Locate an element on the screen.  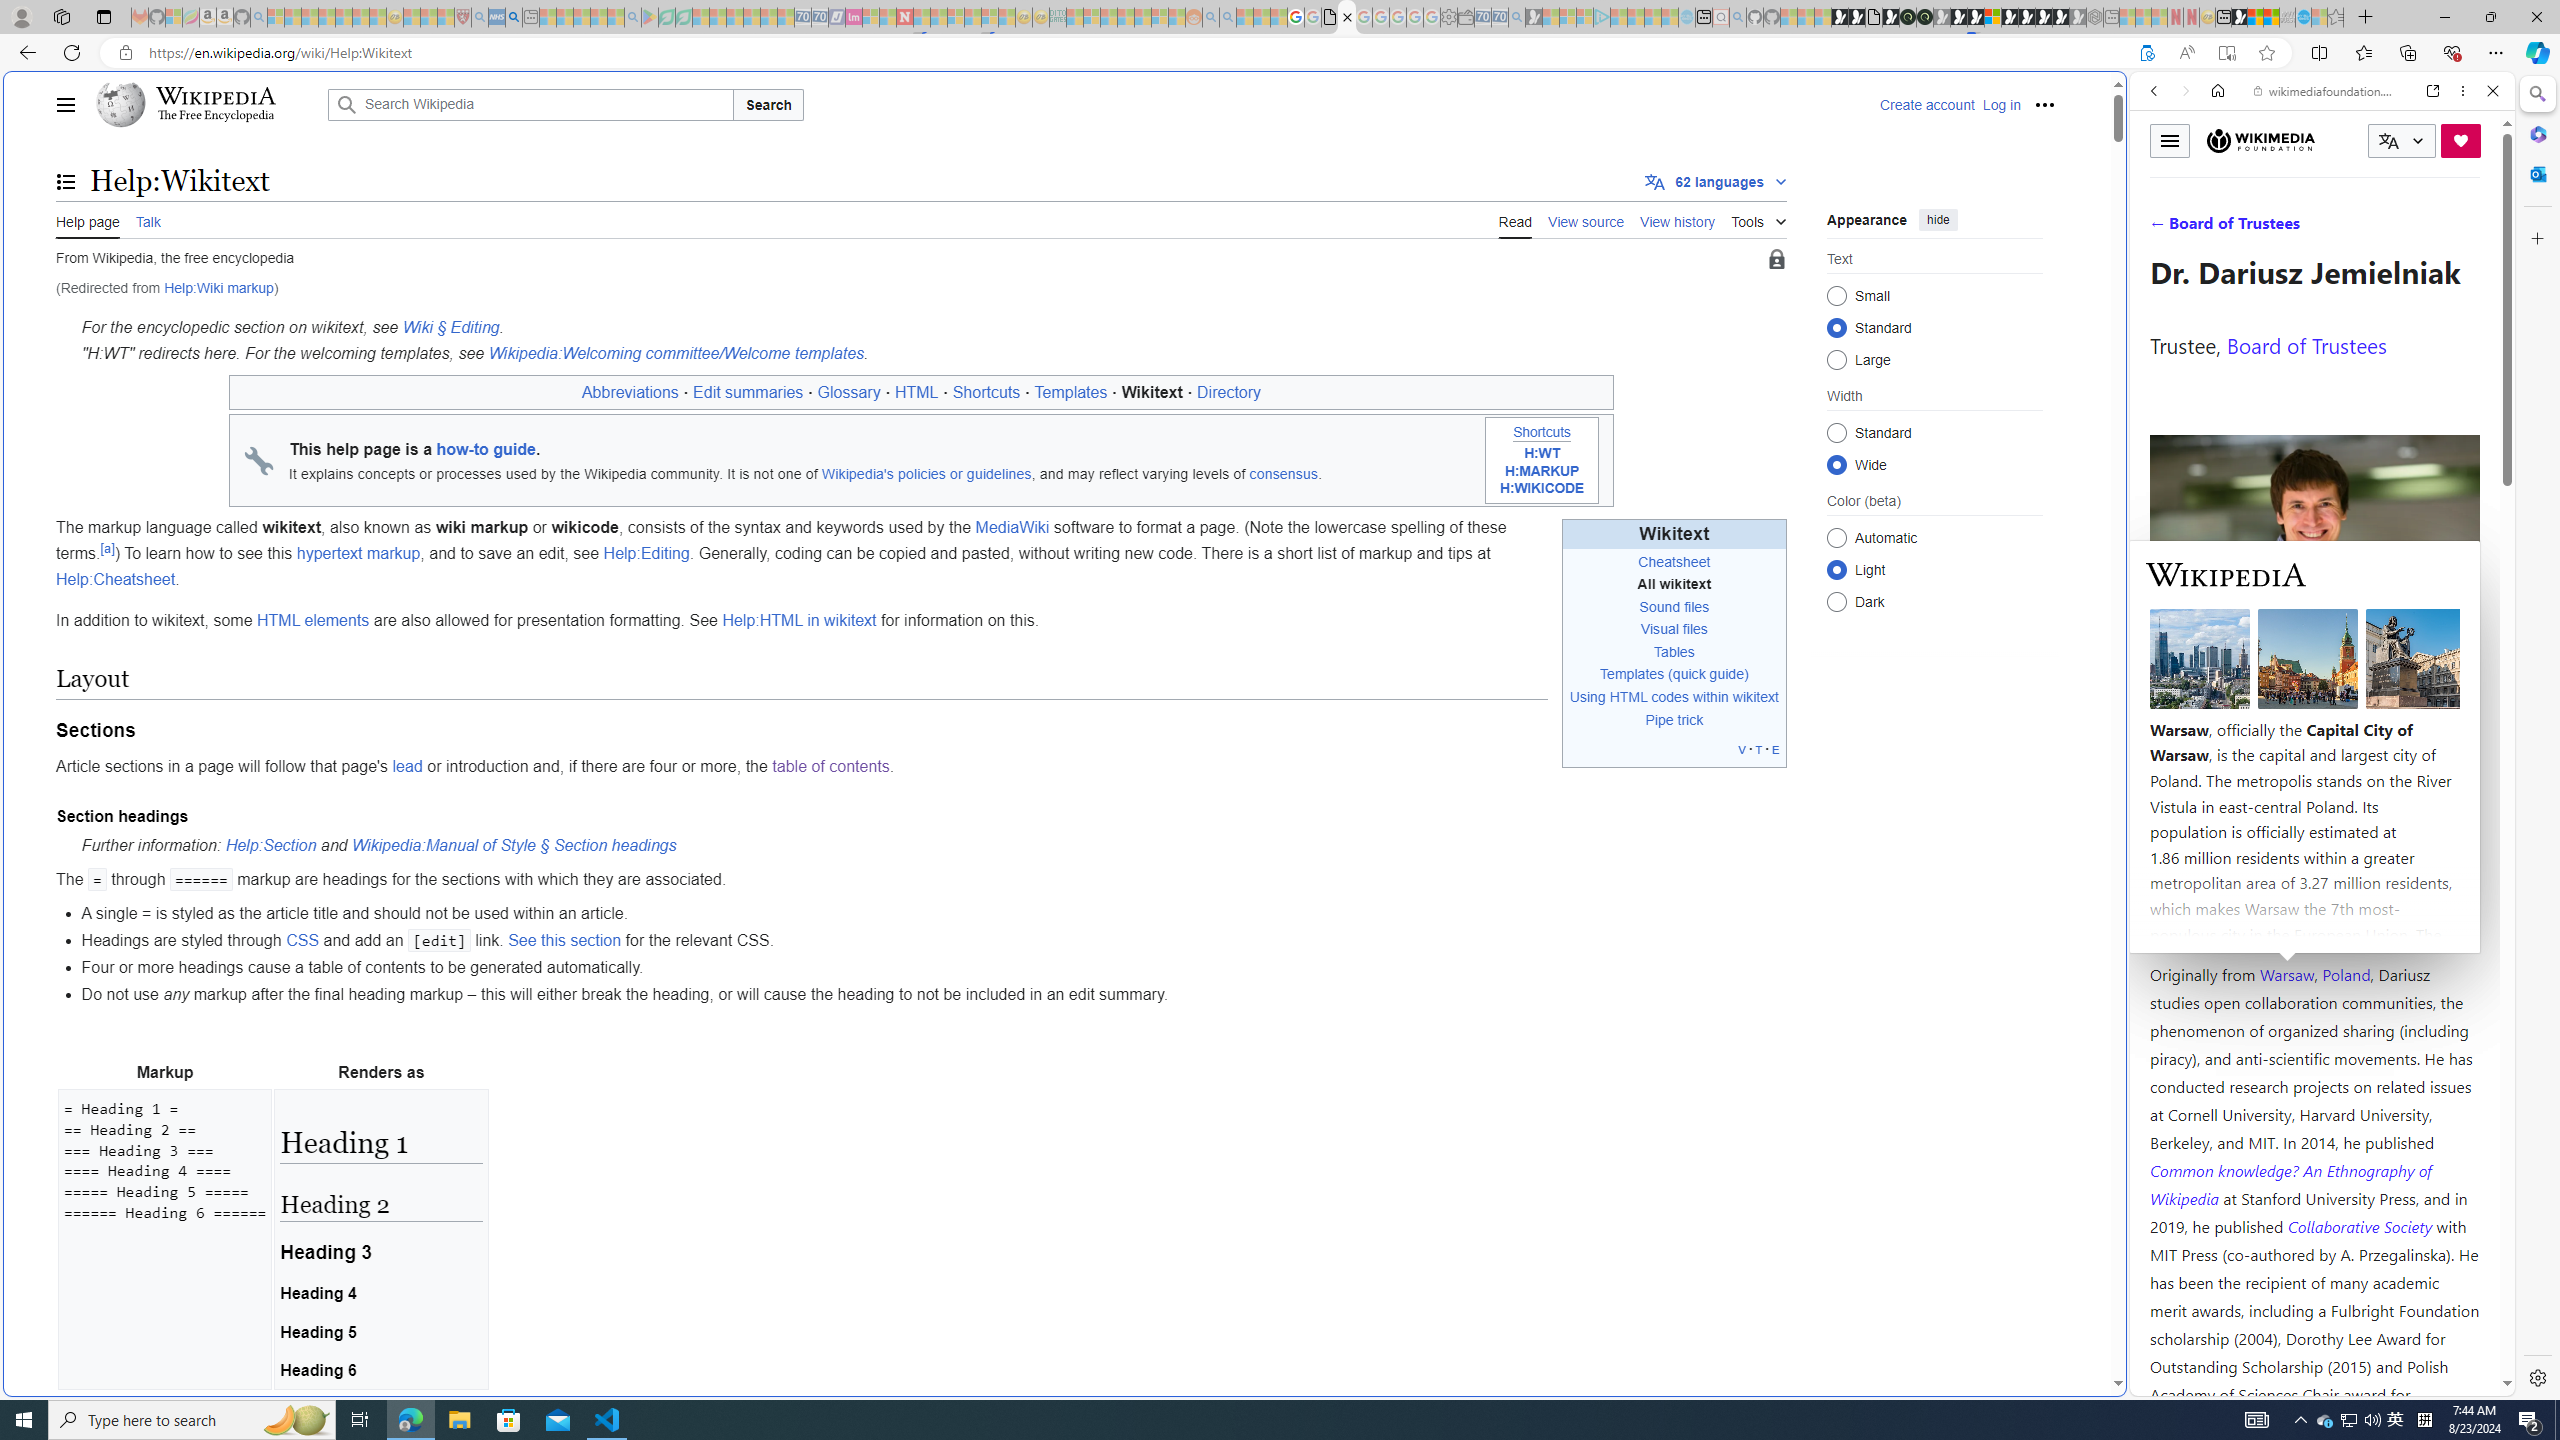
'All wikitext' is located at coordinates (1674, 583).